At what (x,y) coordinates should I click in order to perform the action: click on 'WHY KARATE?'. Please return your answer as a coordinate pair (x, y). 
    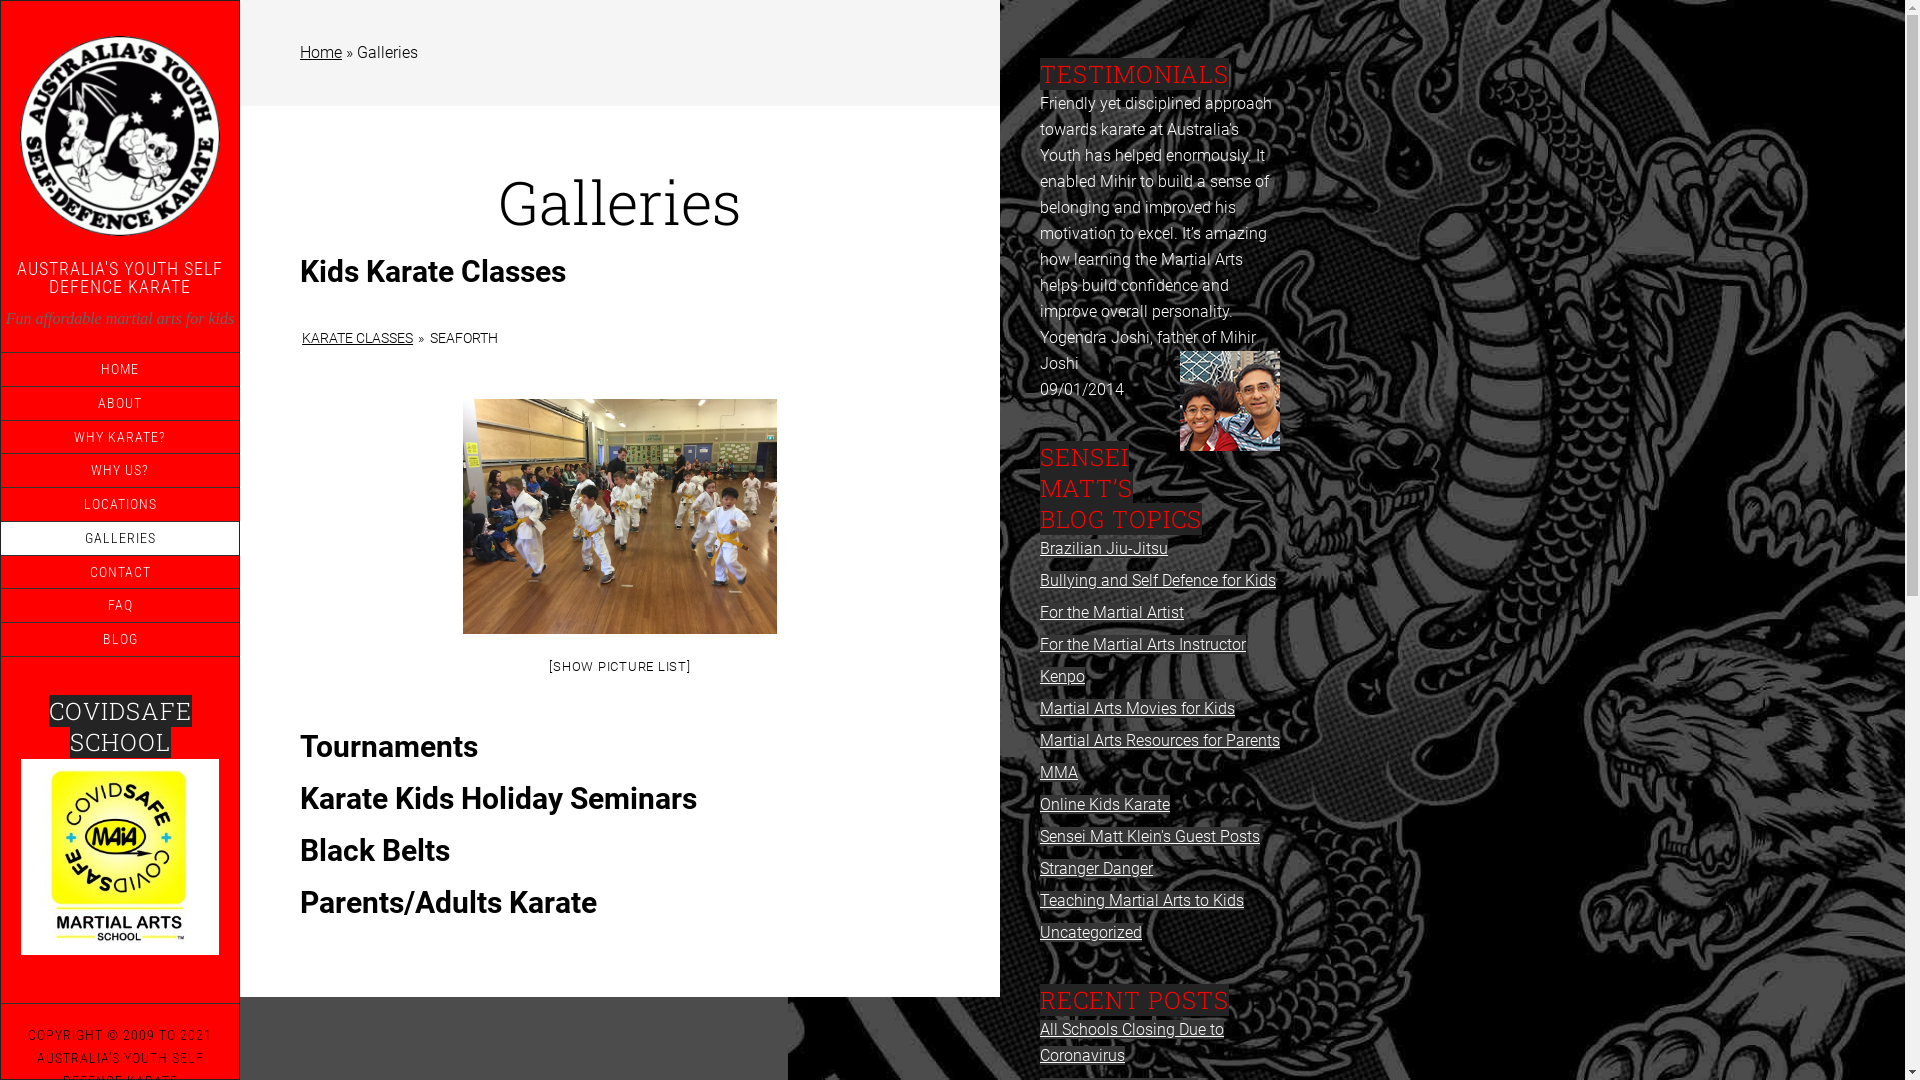
    Looking at the image, I should click on (119, 435).